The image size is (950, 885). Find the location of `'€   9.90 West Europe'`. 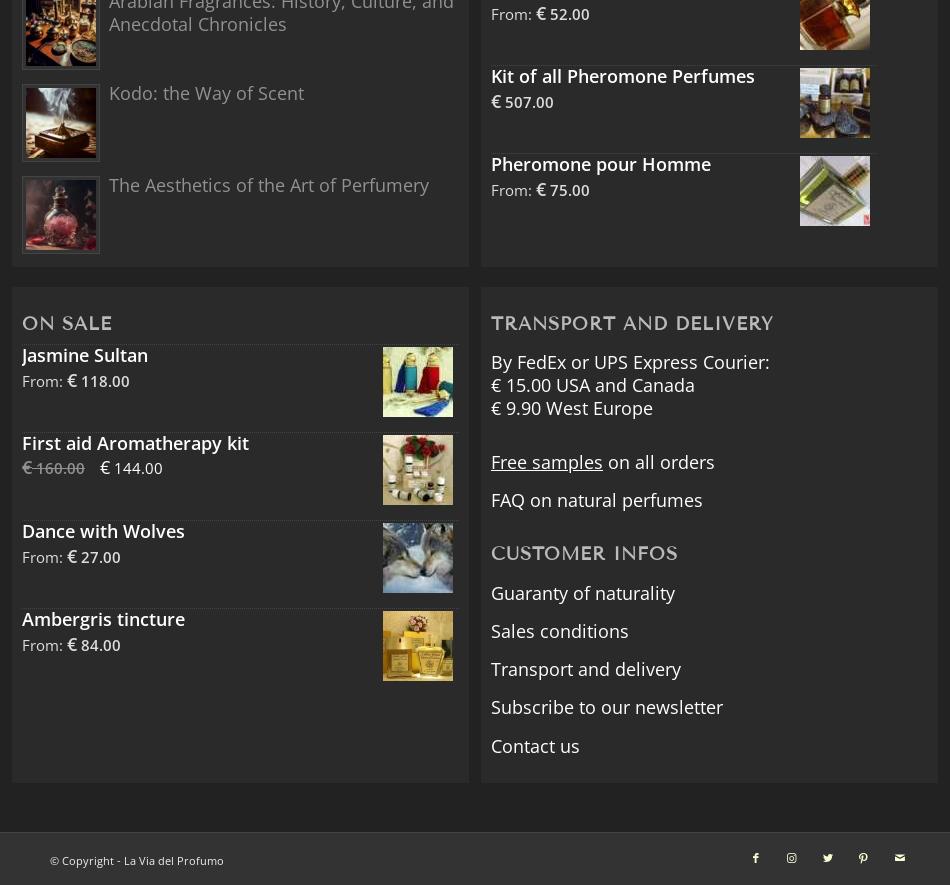

'€   9.90 West Europe' is located at coordinates (571, 407).